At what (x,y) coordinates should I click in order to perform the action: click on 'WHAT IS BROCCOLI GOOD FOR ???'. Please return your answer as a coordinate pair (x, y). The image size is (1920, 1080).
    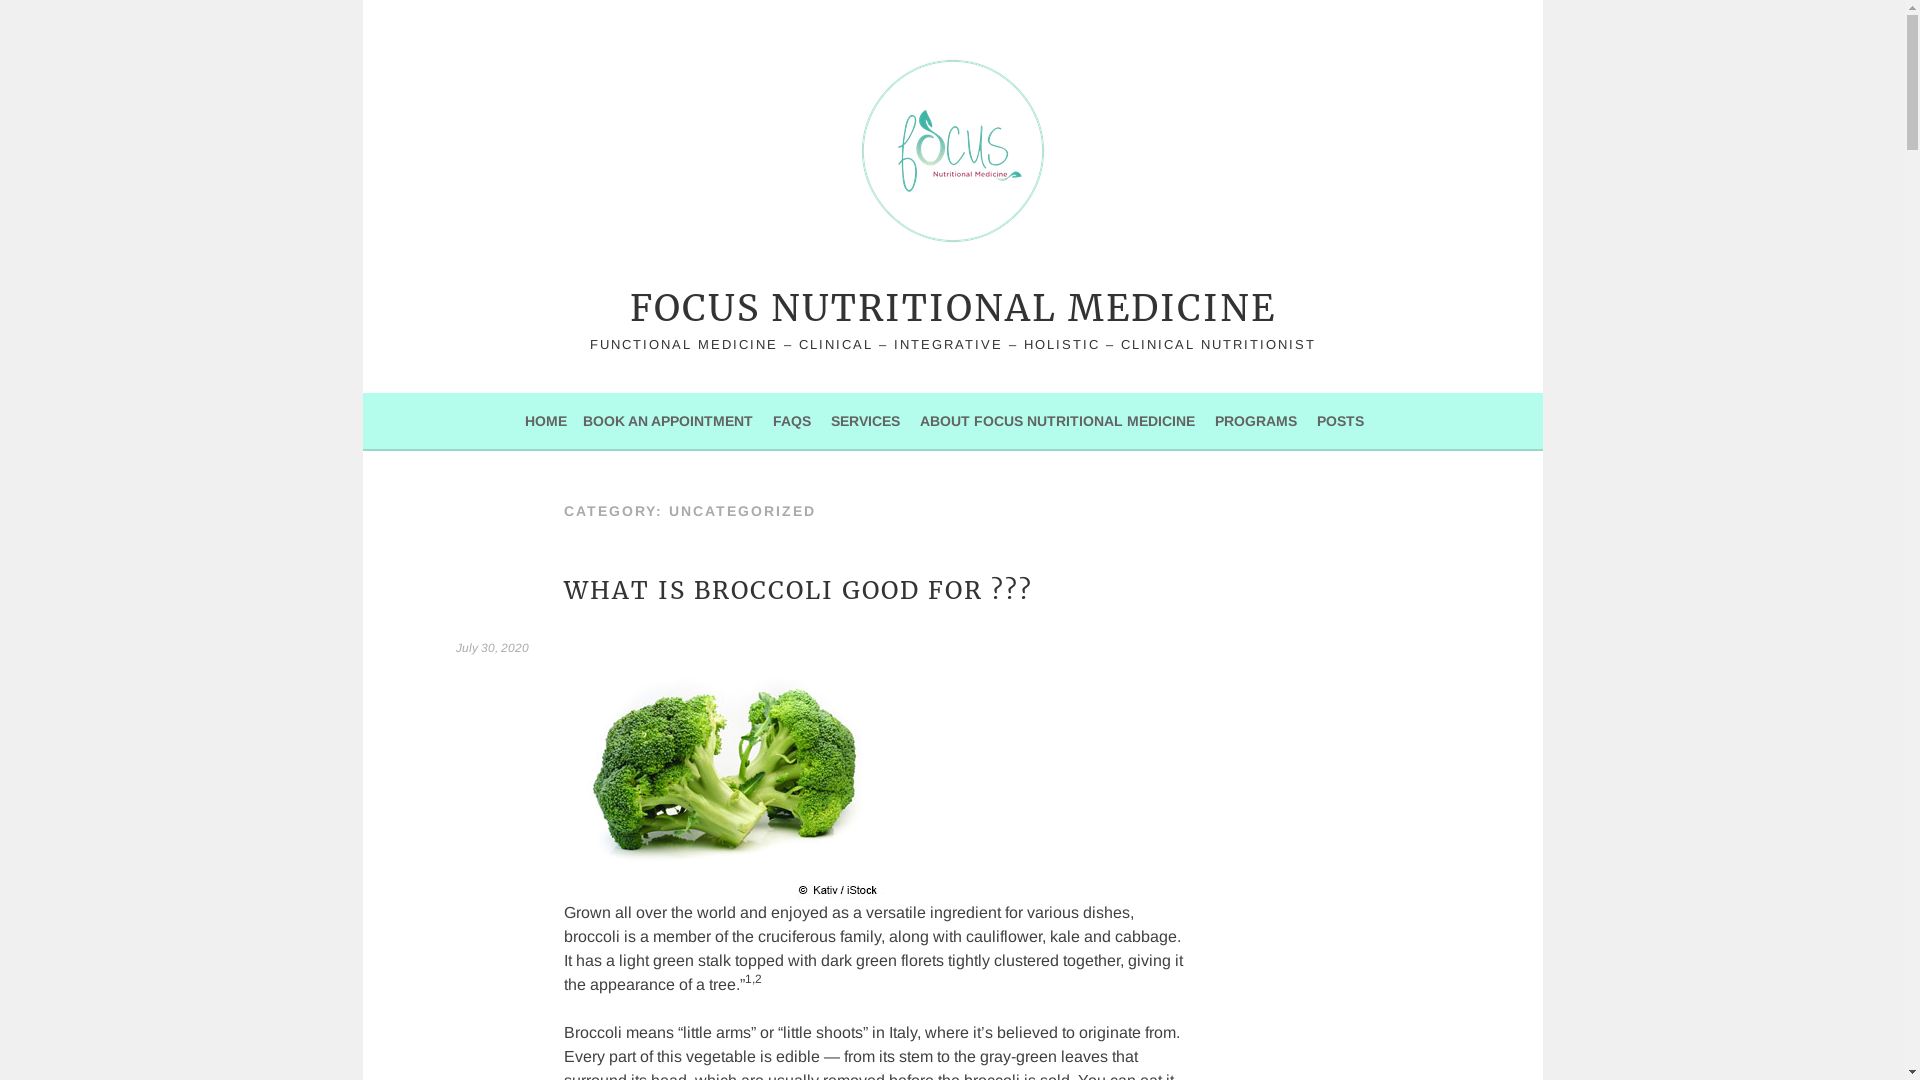
    Looking at the image, I should click on (563, 589).